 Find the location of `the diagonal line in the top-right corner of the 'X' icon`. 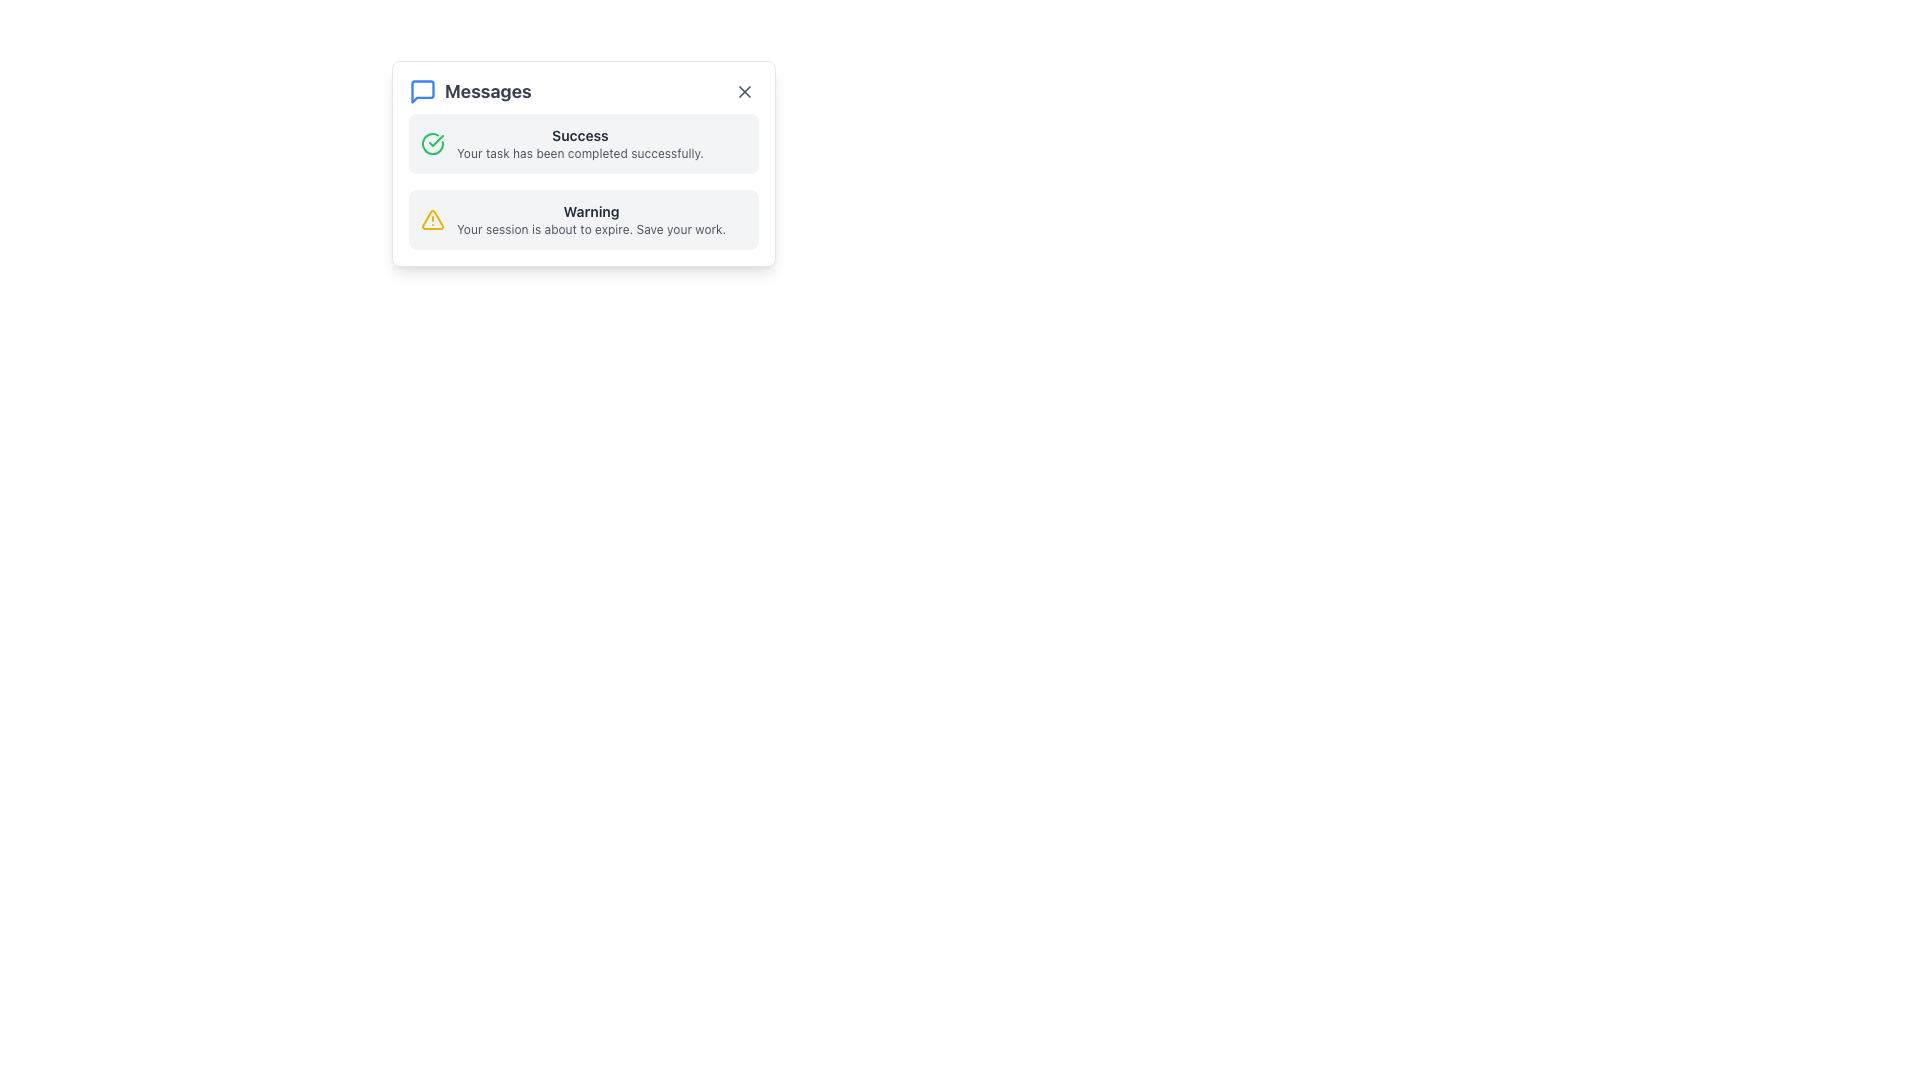

the diagonal line in the top-right corner of the 'X' icon is located at coordinates (743, 92).